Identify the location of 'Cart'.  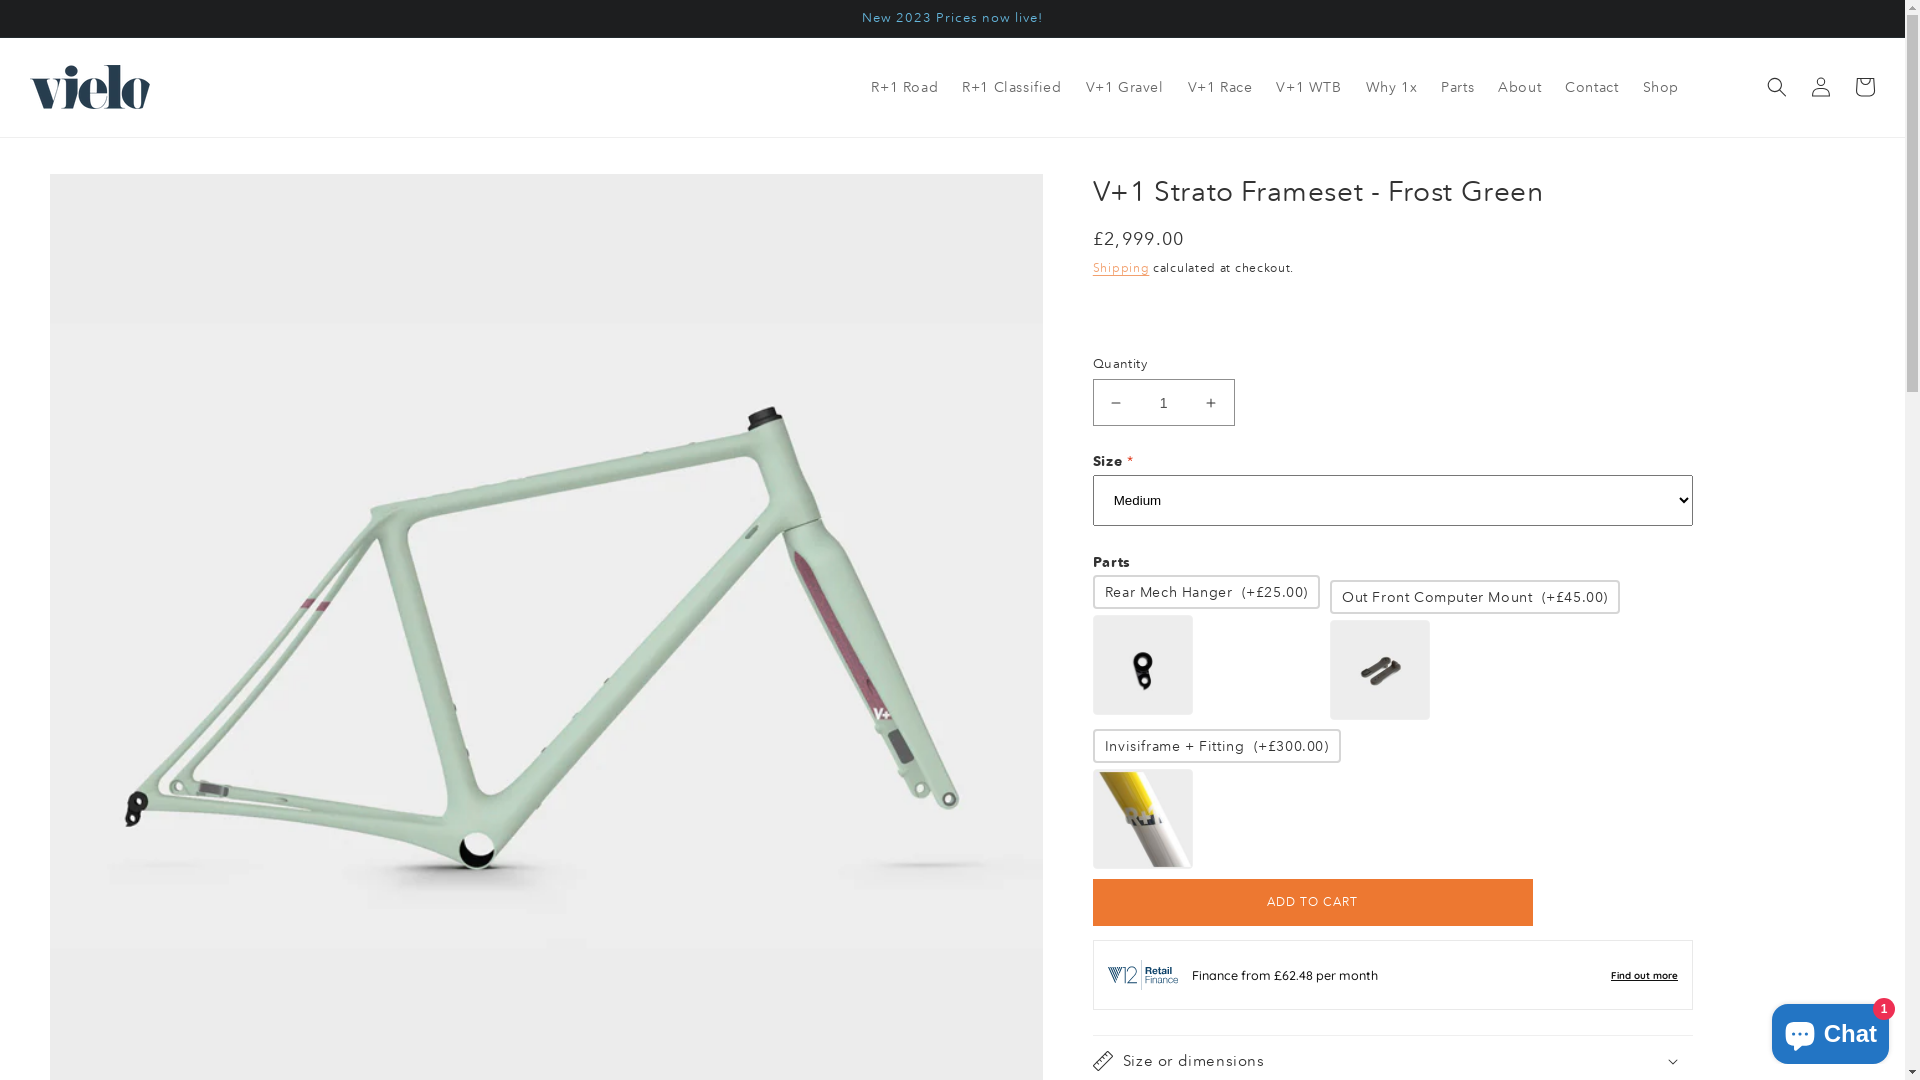
(1864, 86).